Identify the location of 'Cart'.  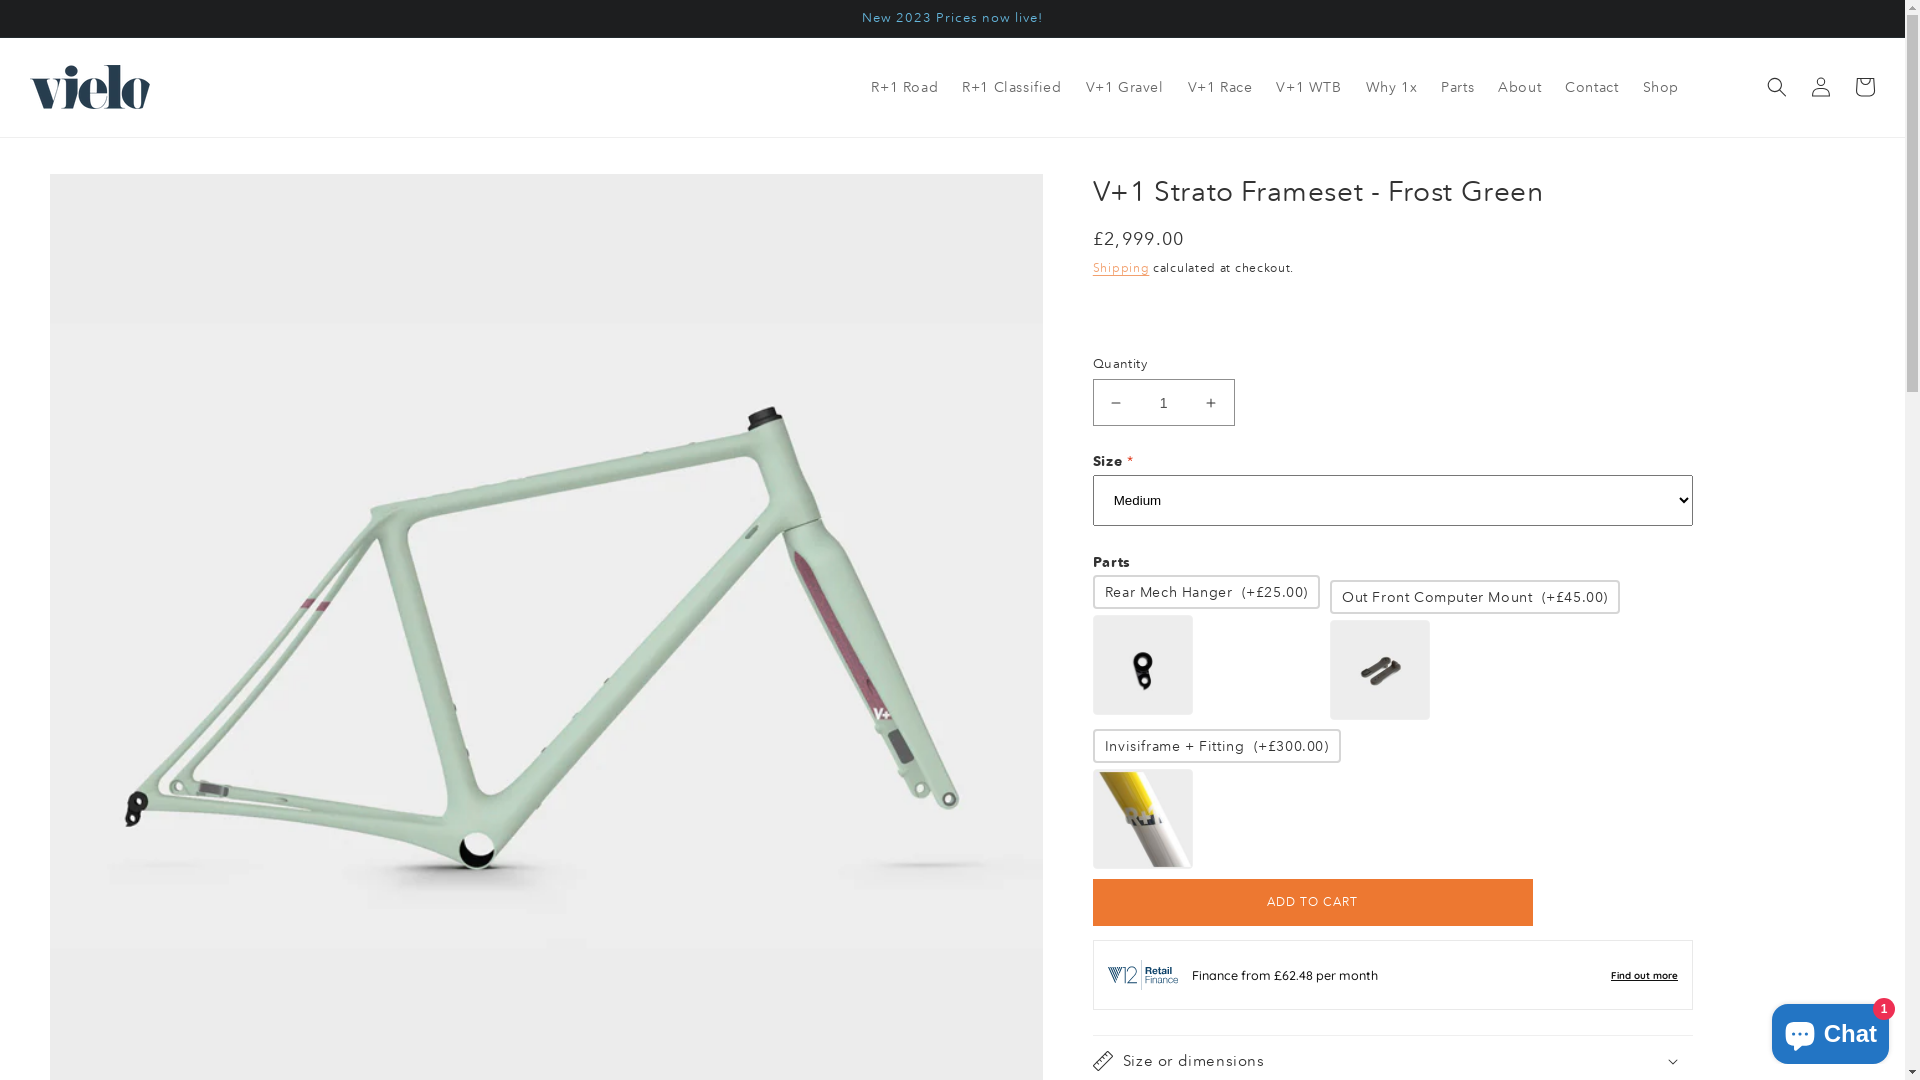
(1864, 86).